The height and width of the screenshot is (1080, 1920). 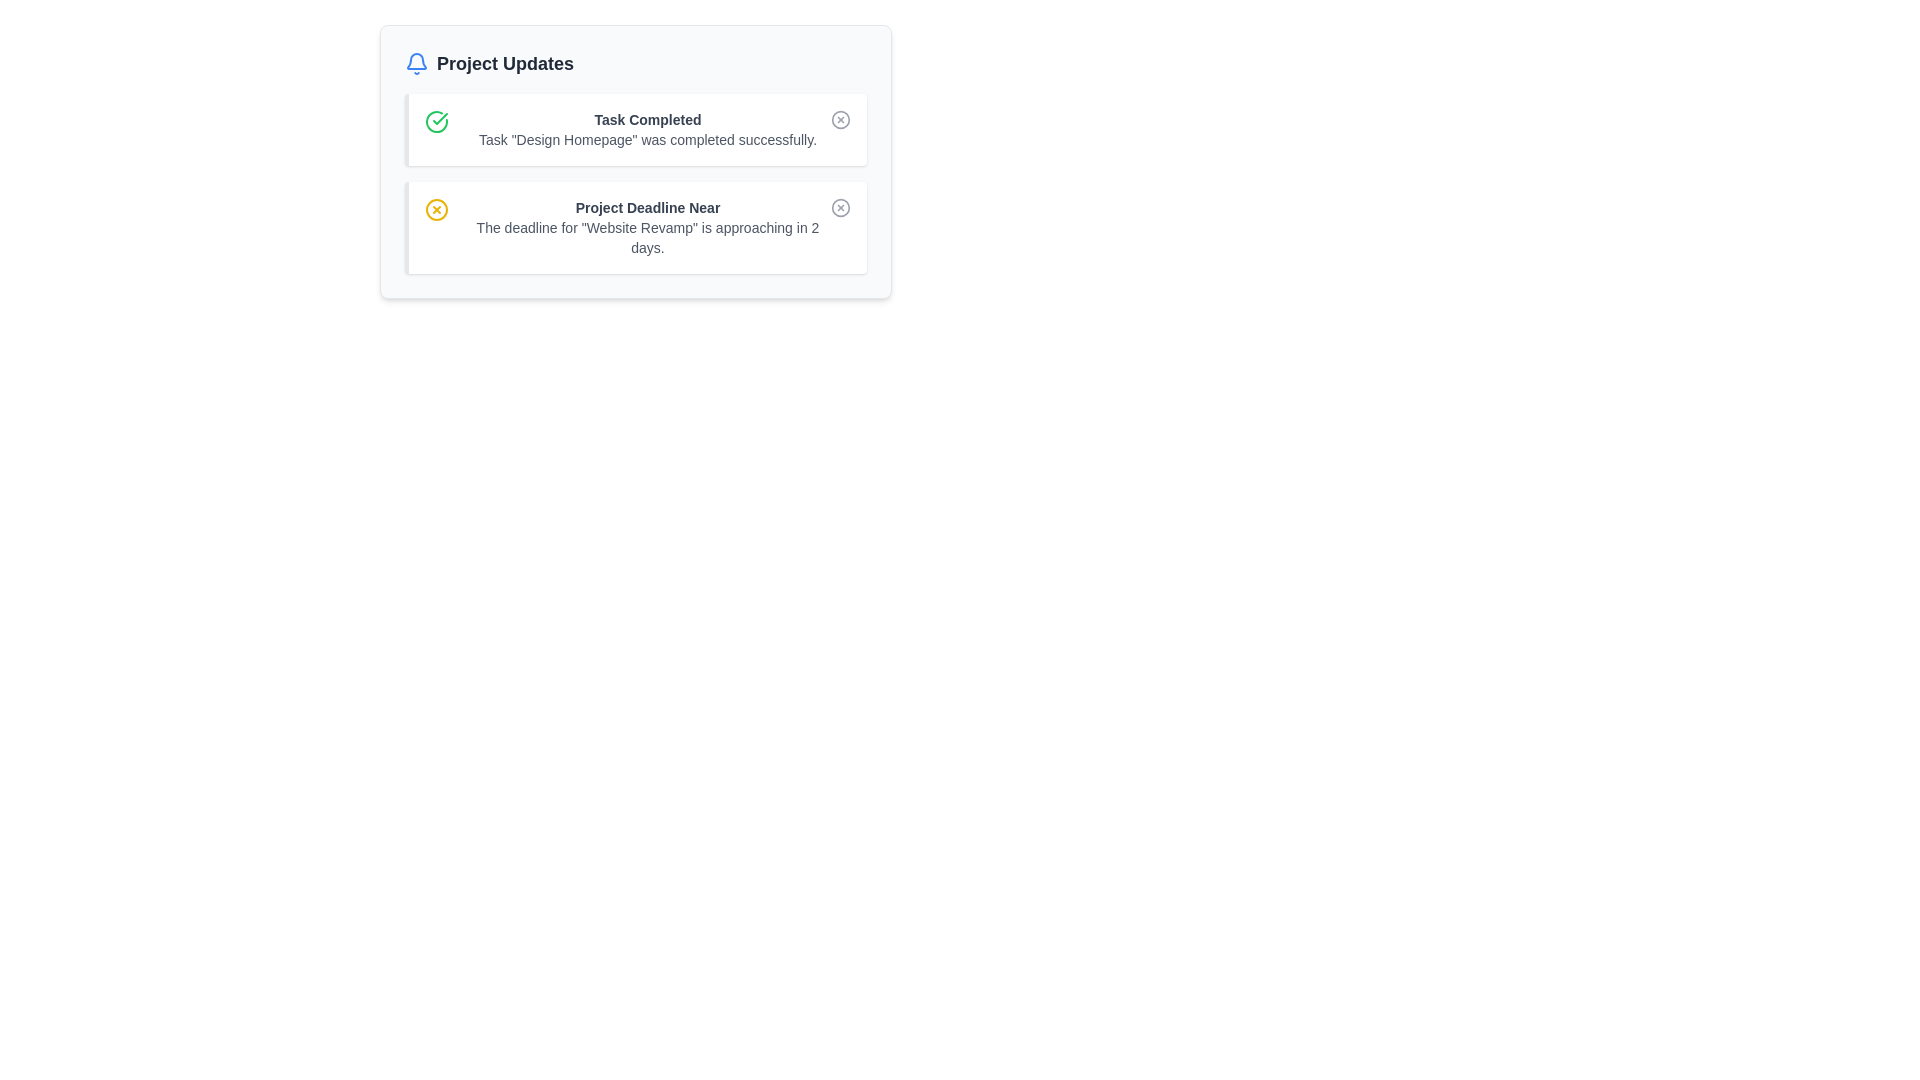 I want to click on text from the urgency text label located in the notification panel, directly below the 'Task Completed' section, so click(x=648, y=208).